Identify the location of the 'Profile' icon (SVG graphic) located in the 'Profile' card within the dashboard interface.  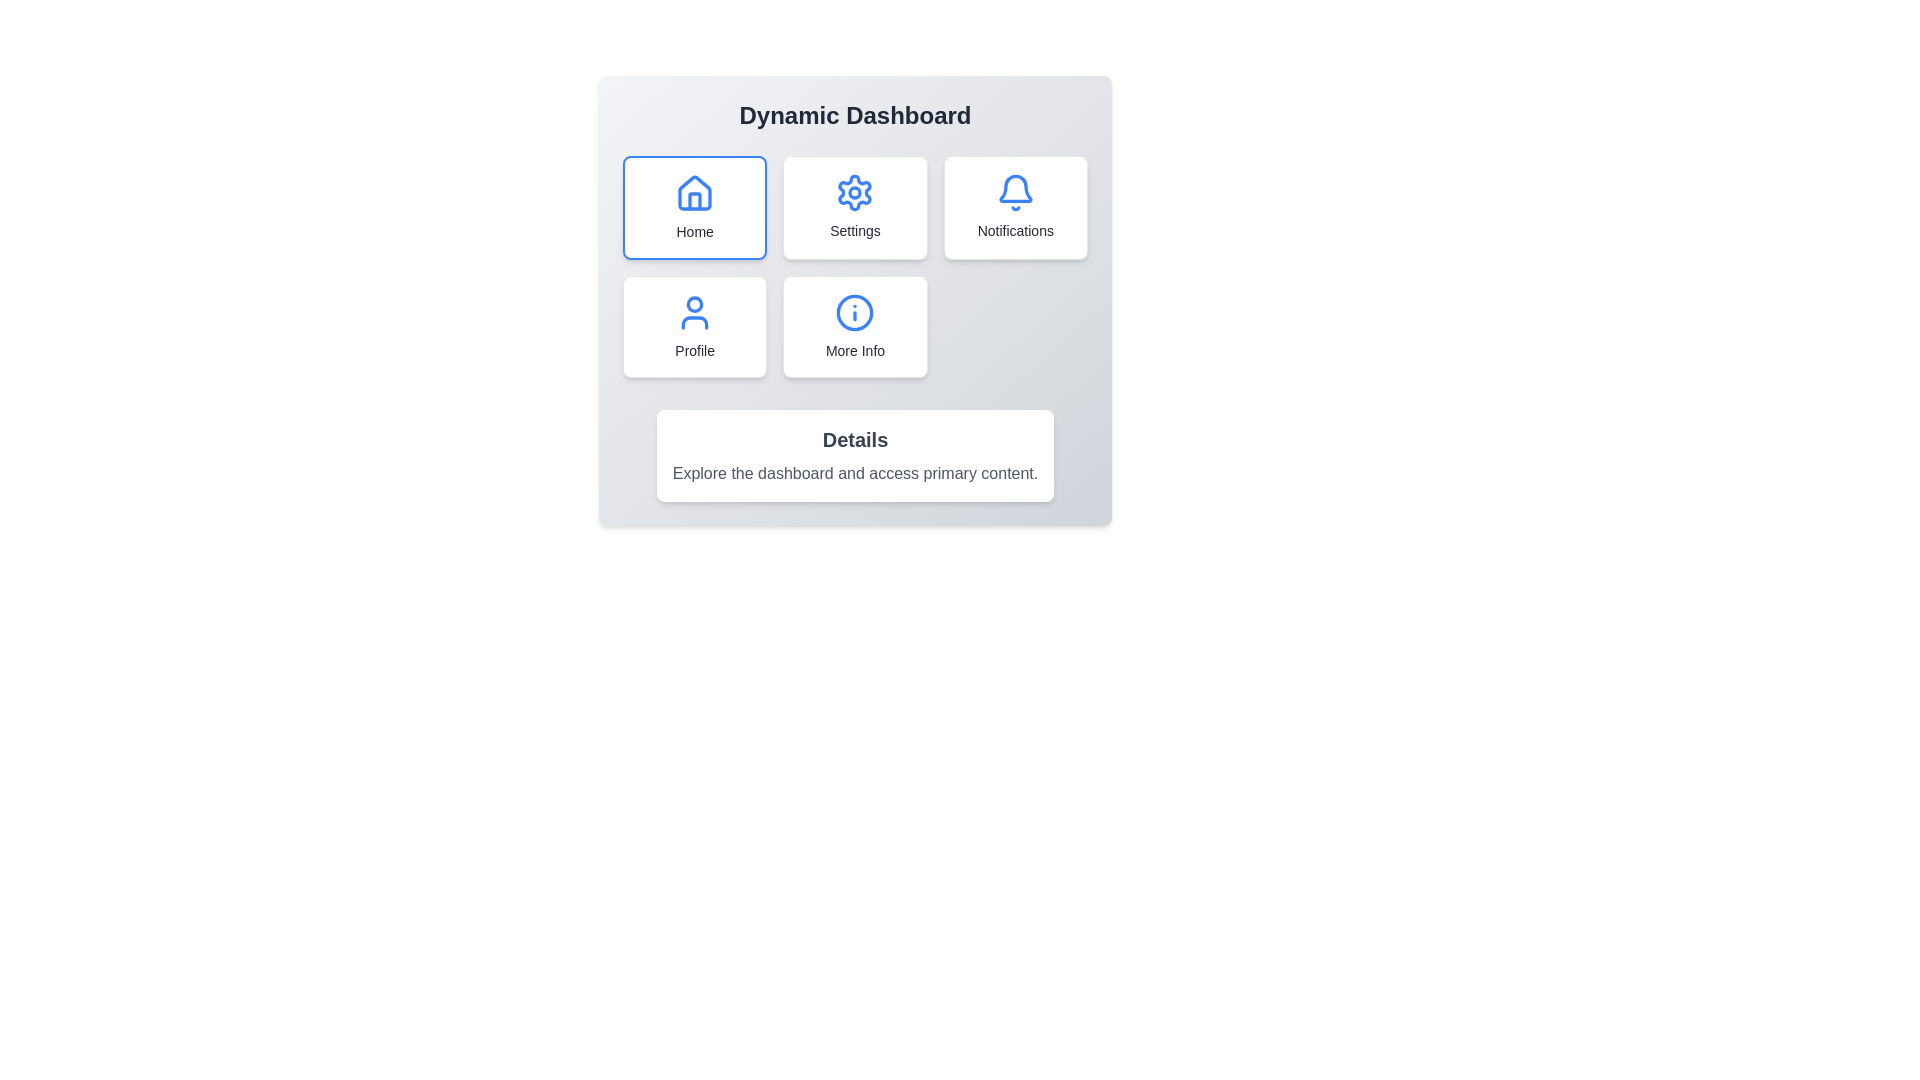
(695, 312).